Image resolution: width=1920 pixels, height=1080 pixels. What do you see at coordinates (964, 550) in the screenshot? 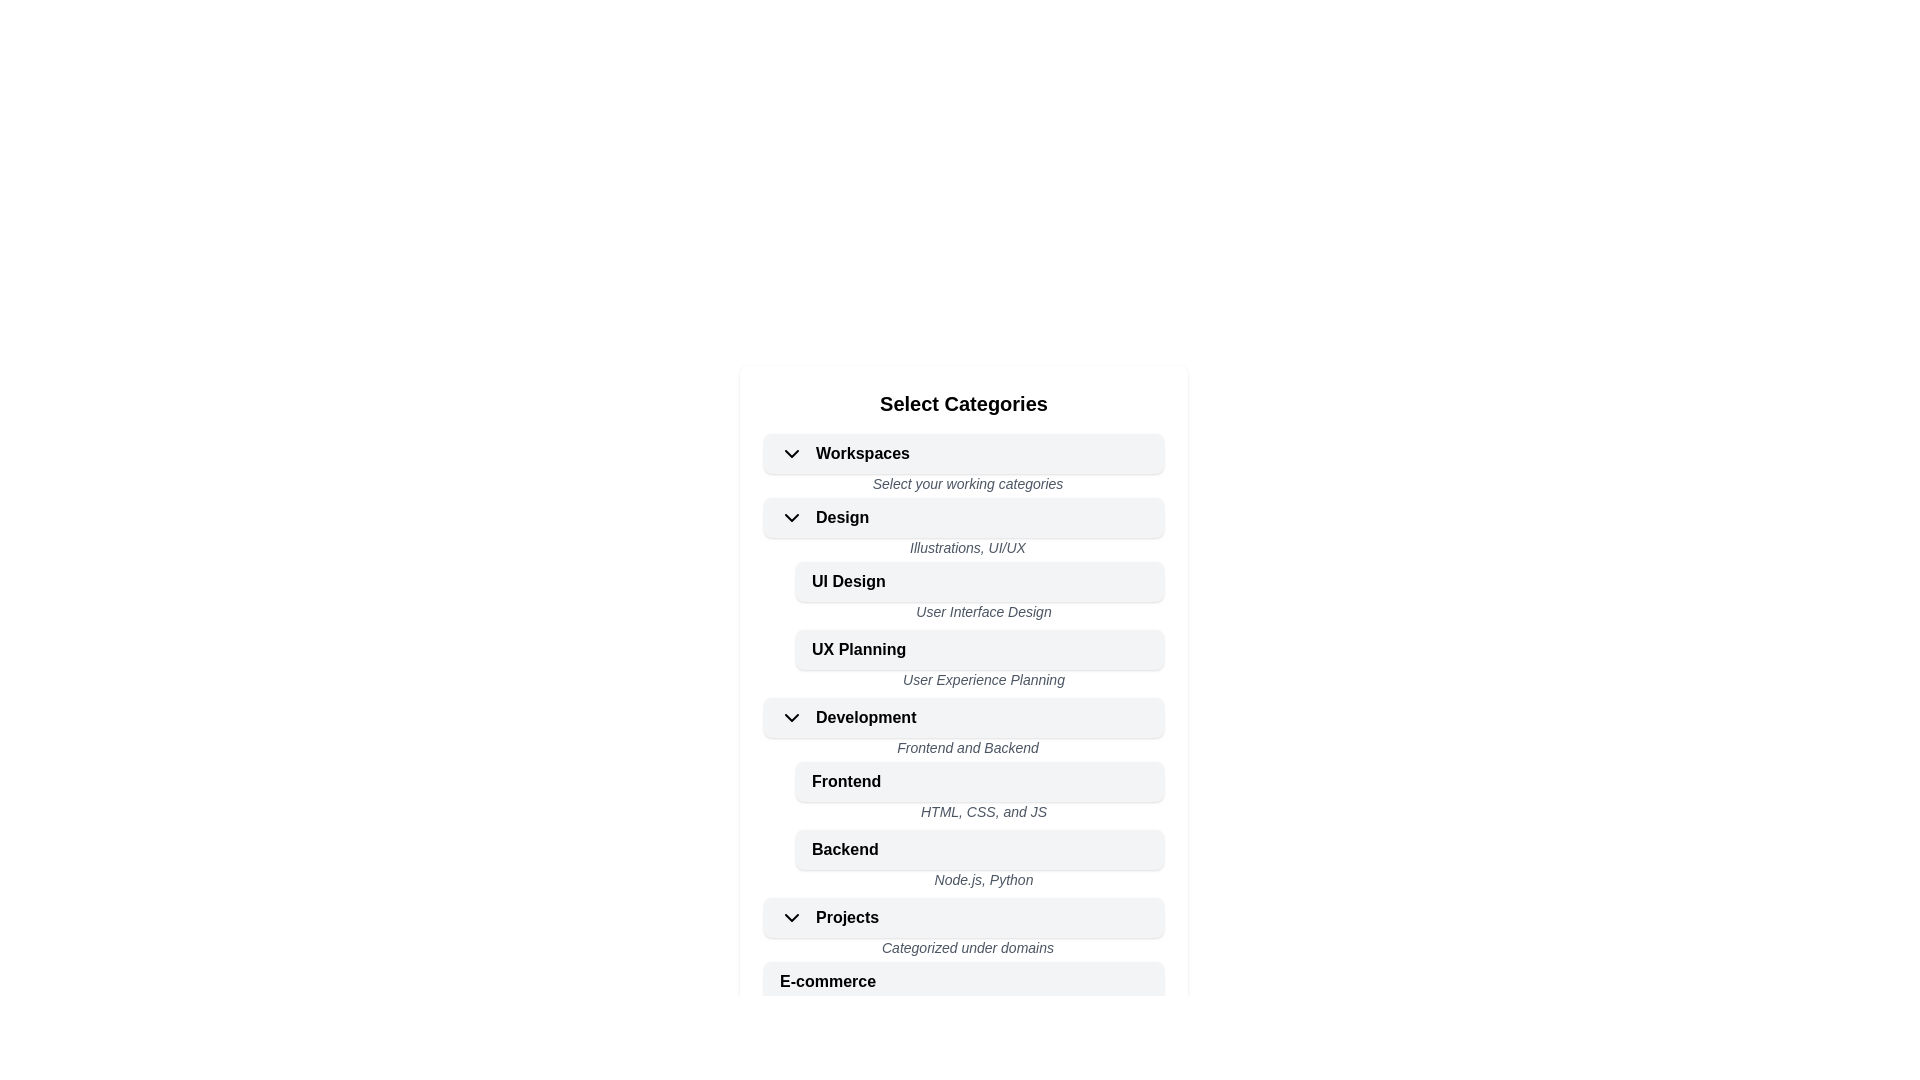
I see `the Text Label that provides clarification for the 'Design' category, located in the center of the content area, directly below the title section` at bounding box center [964, 550].